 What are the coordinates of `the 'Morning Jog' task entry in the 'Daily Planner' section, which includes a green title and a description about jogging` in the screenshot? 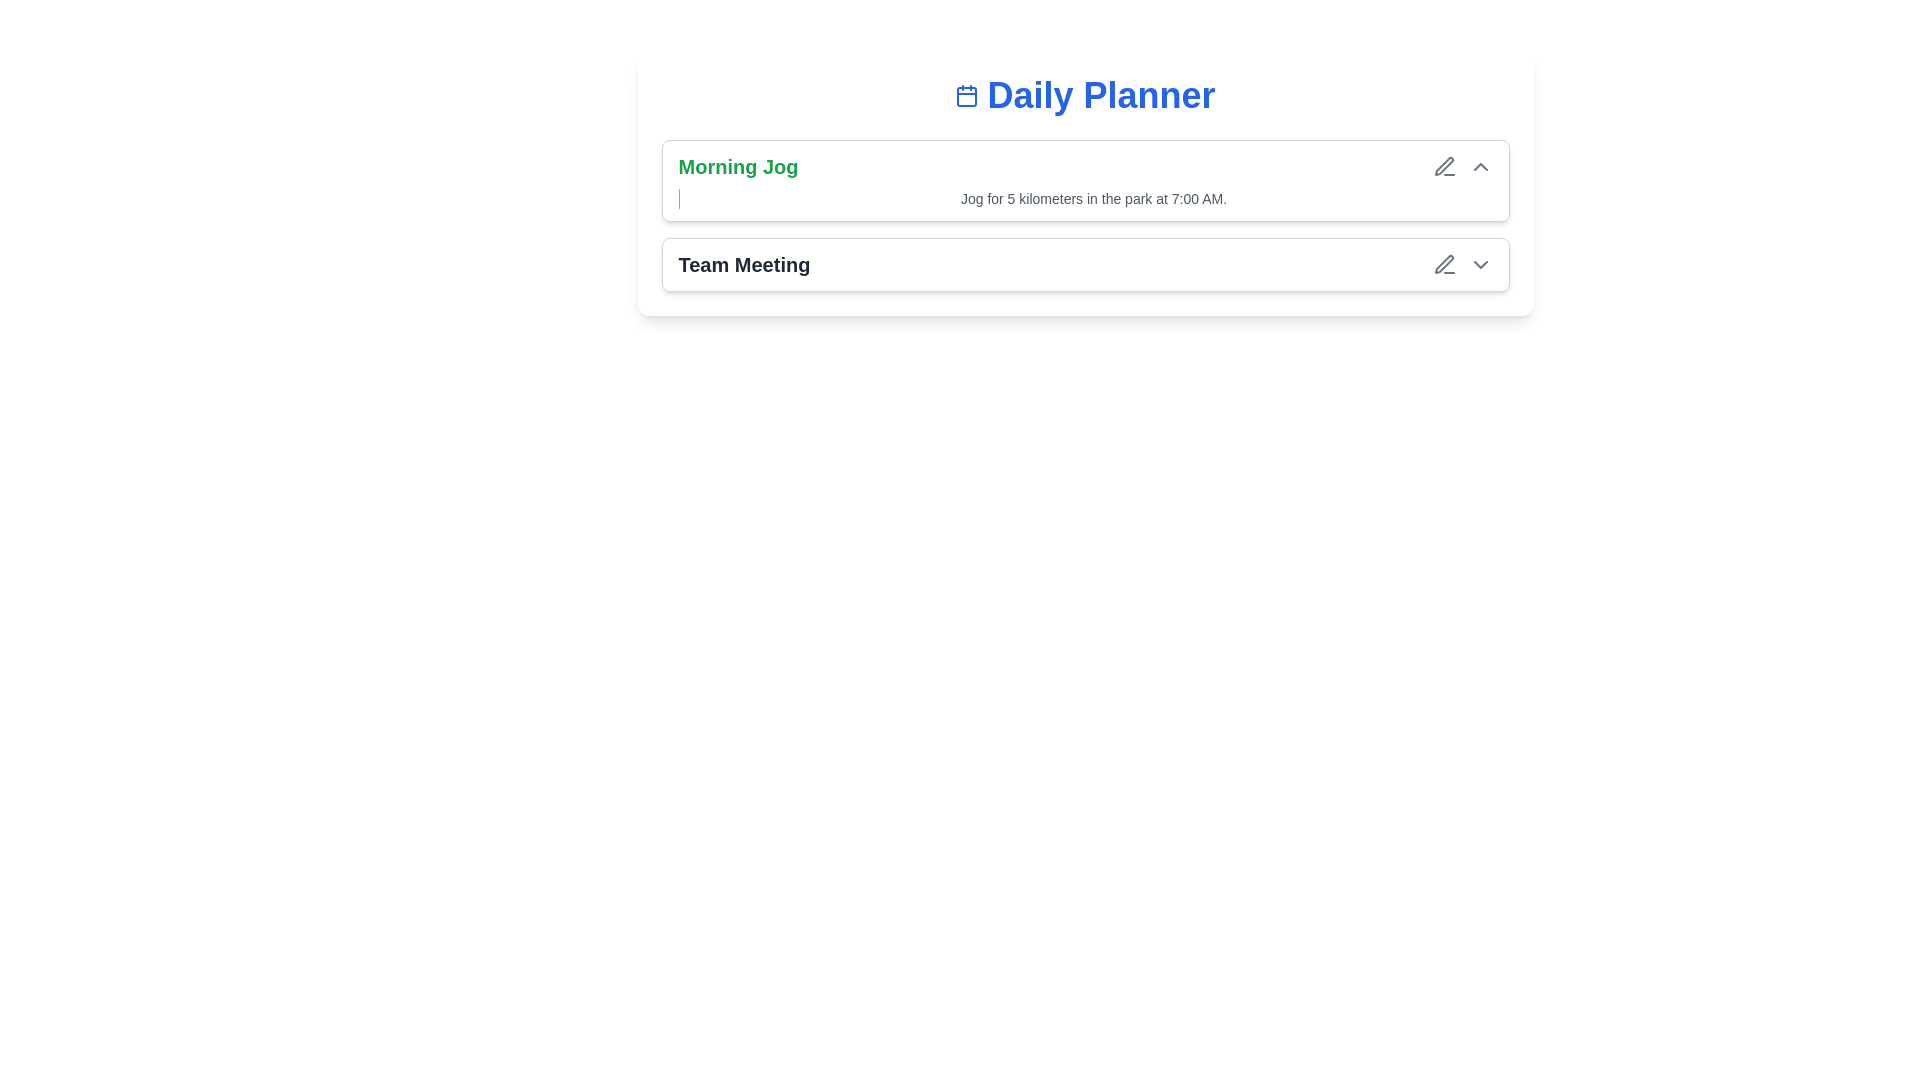 It's located at (1084, 216).